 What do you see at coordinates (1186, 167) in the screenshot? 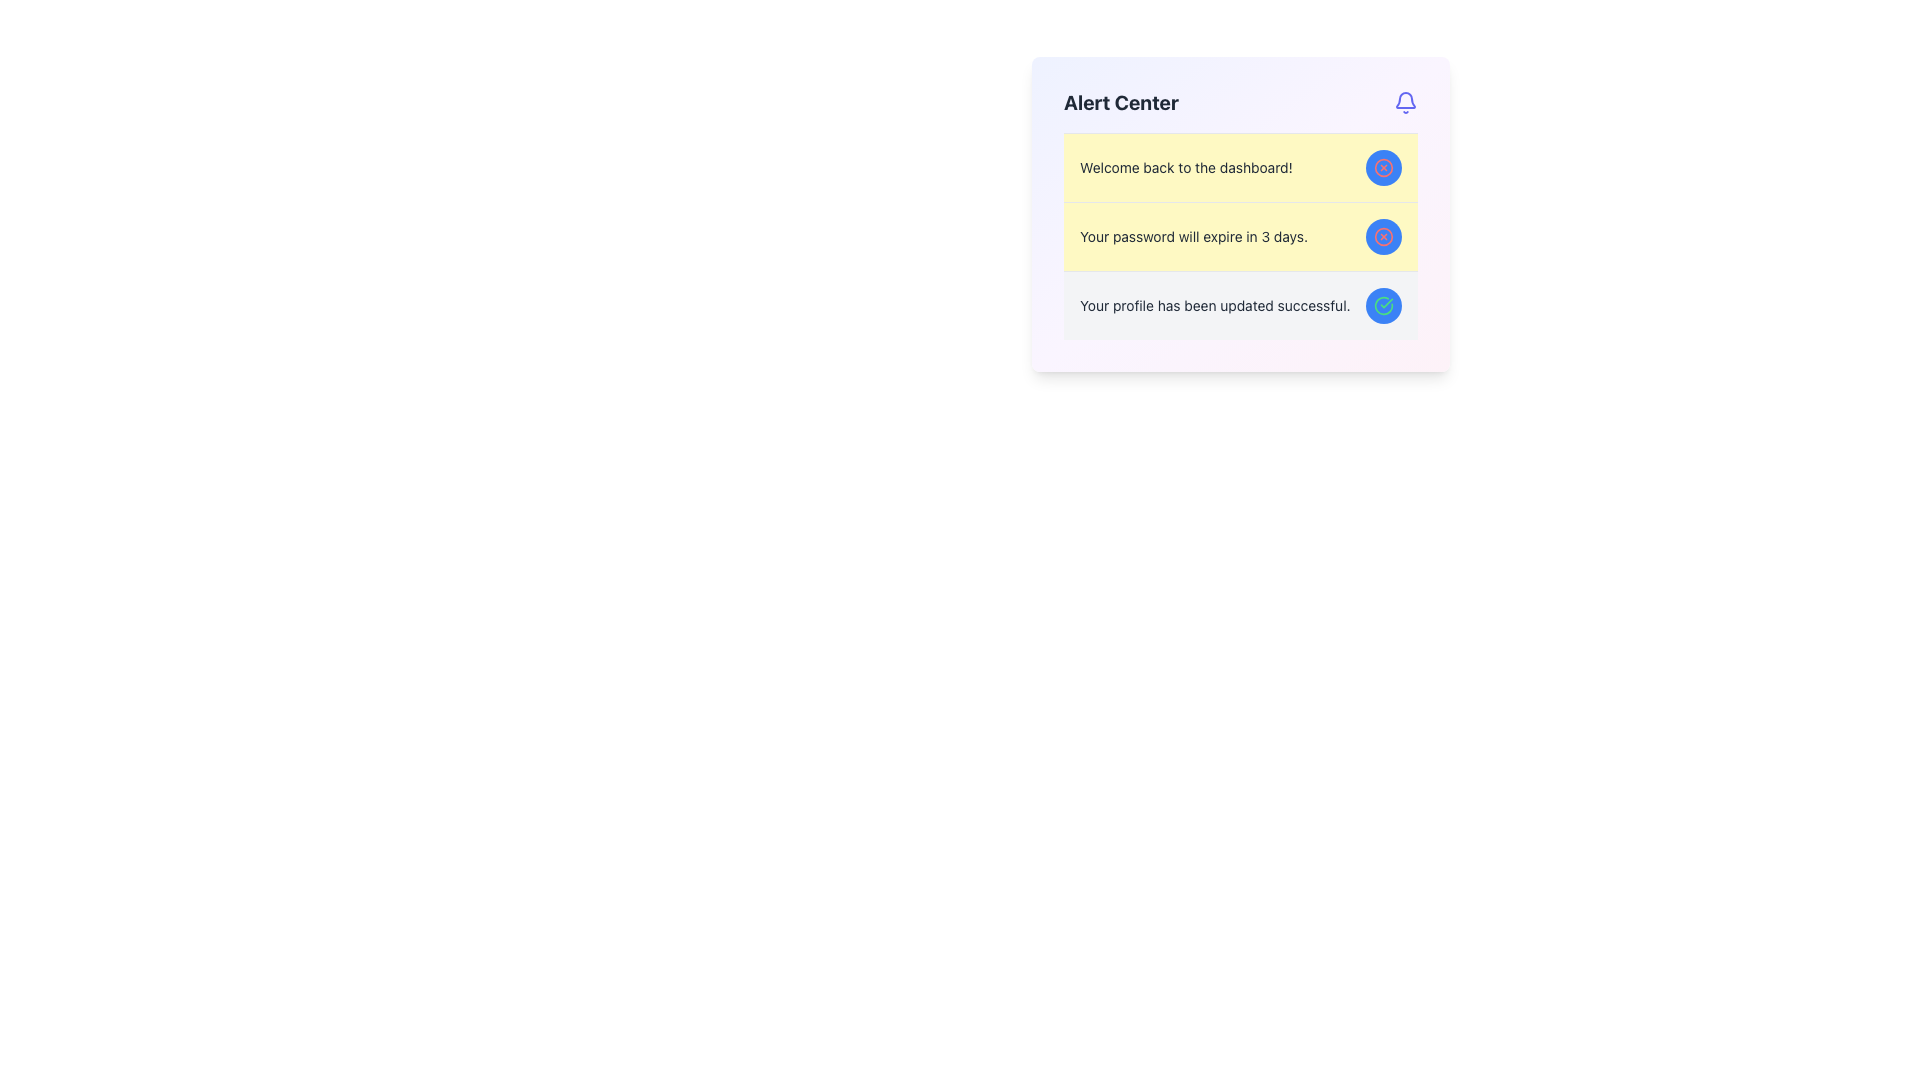
I see `the welcoming message text label located in the upper section of the yellow-highlighted notification block within the Alert Center` at bounding box center [1186, 167].